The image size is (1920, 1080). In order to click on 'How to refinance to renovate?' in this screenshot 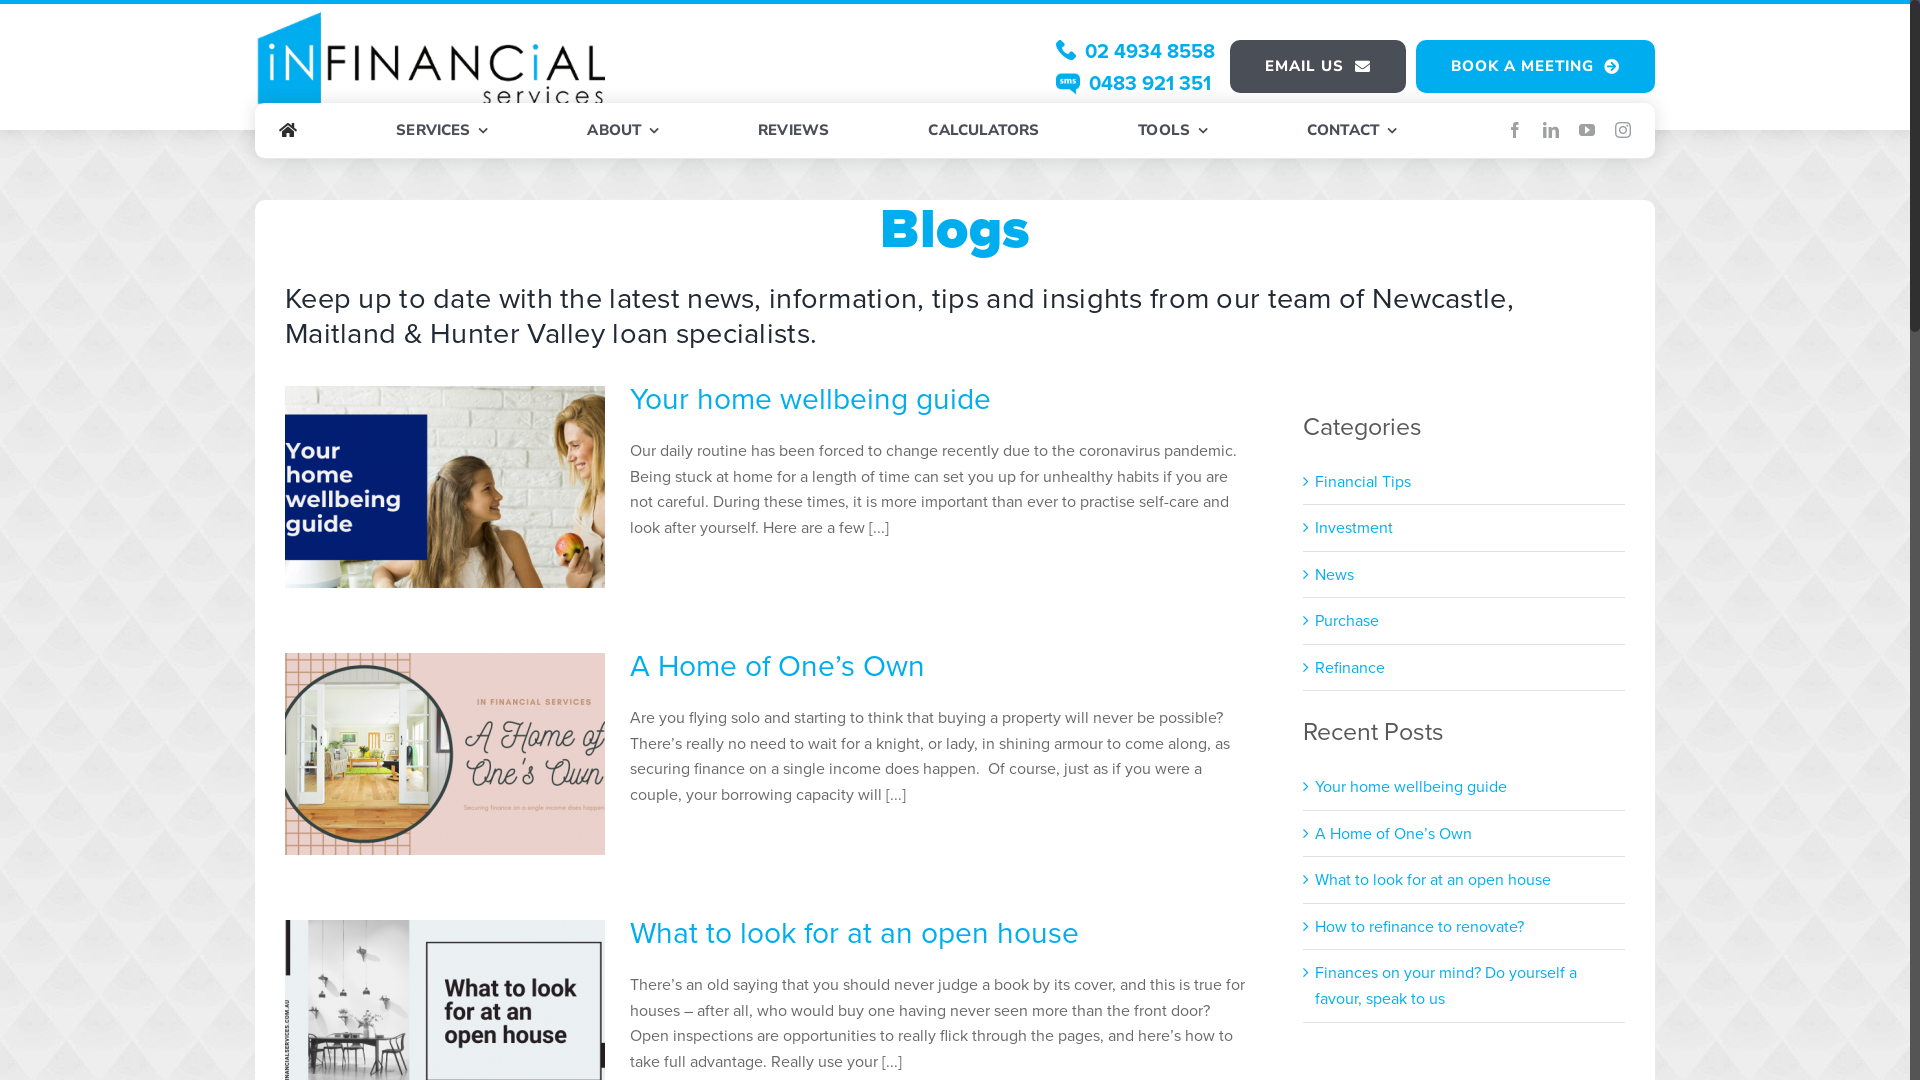, I will do `click(1418, 926)`.